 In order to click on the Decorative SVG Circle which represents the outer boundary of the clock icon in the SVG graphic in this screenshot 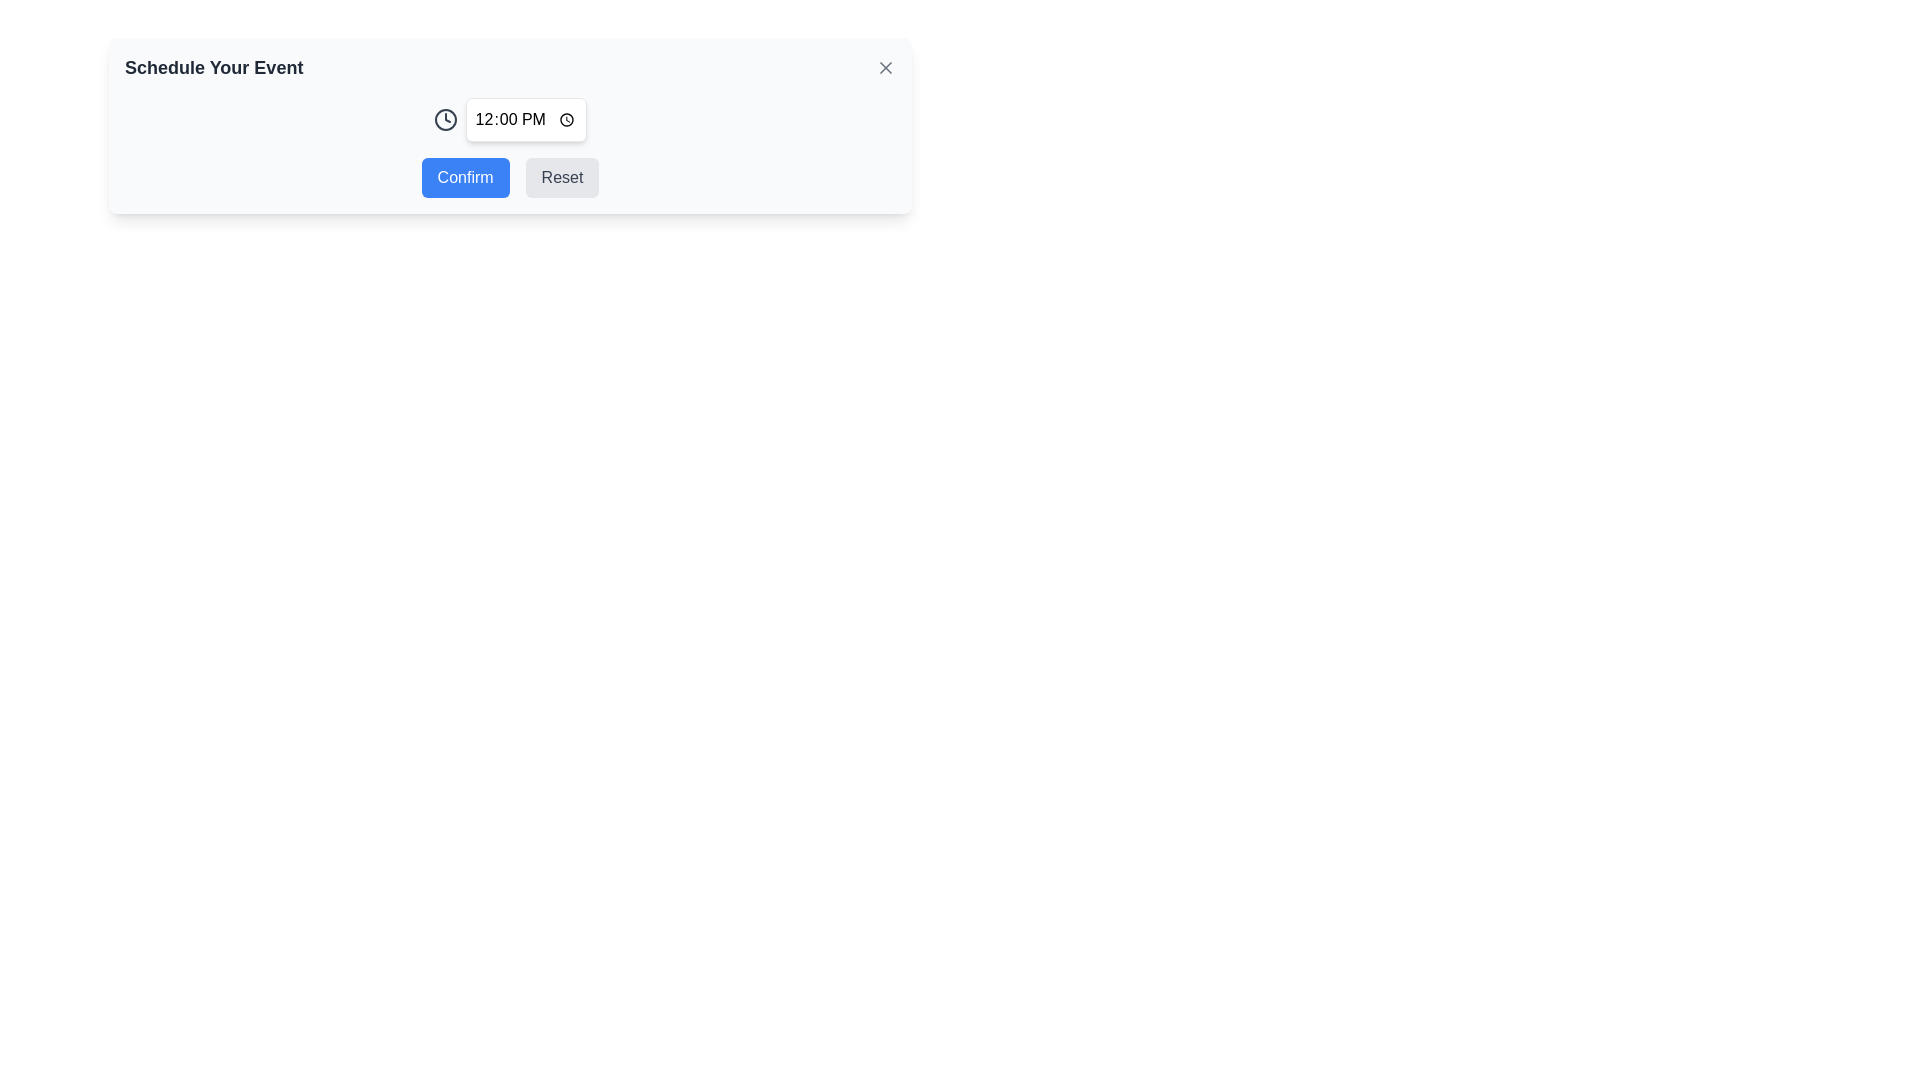, I will do `click(444, 119)`.